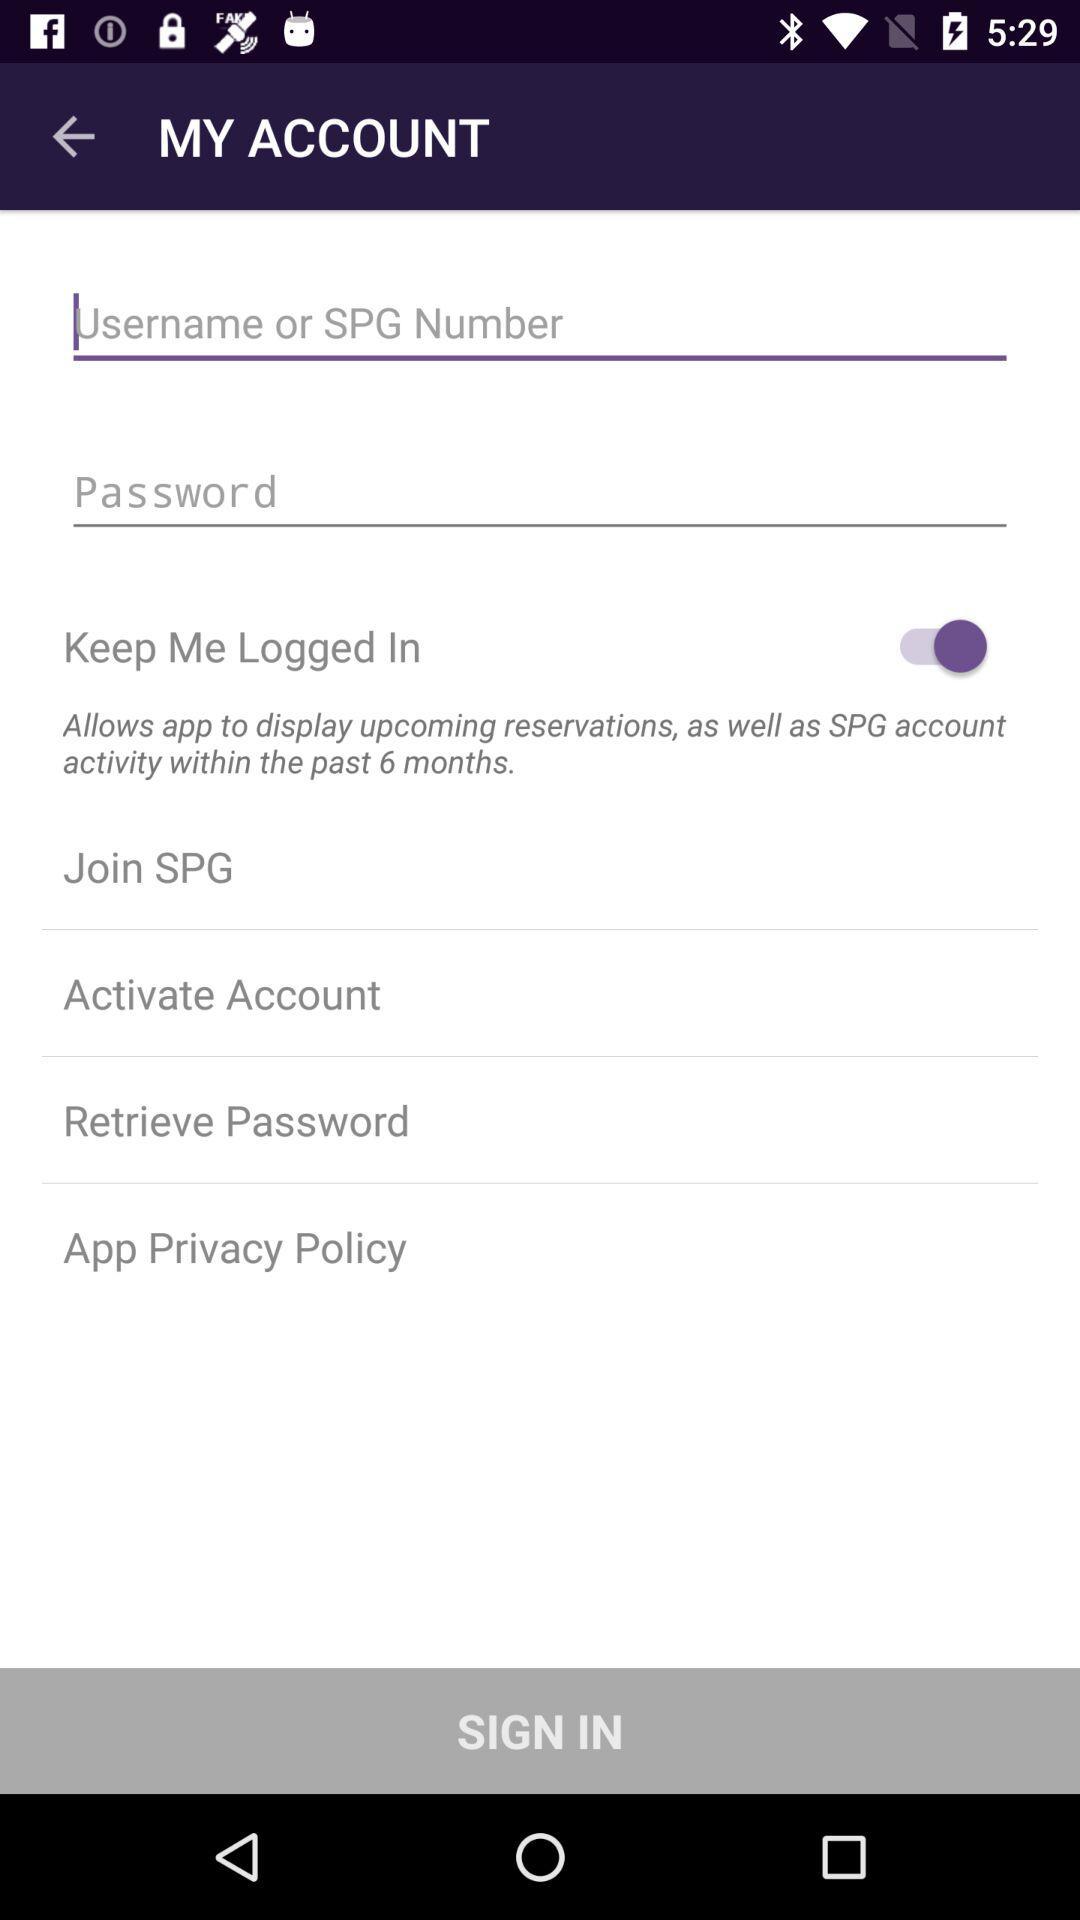 This screenshot has width=1080, height=1920. I want to click on sign in item, so click(540, 1730).